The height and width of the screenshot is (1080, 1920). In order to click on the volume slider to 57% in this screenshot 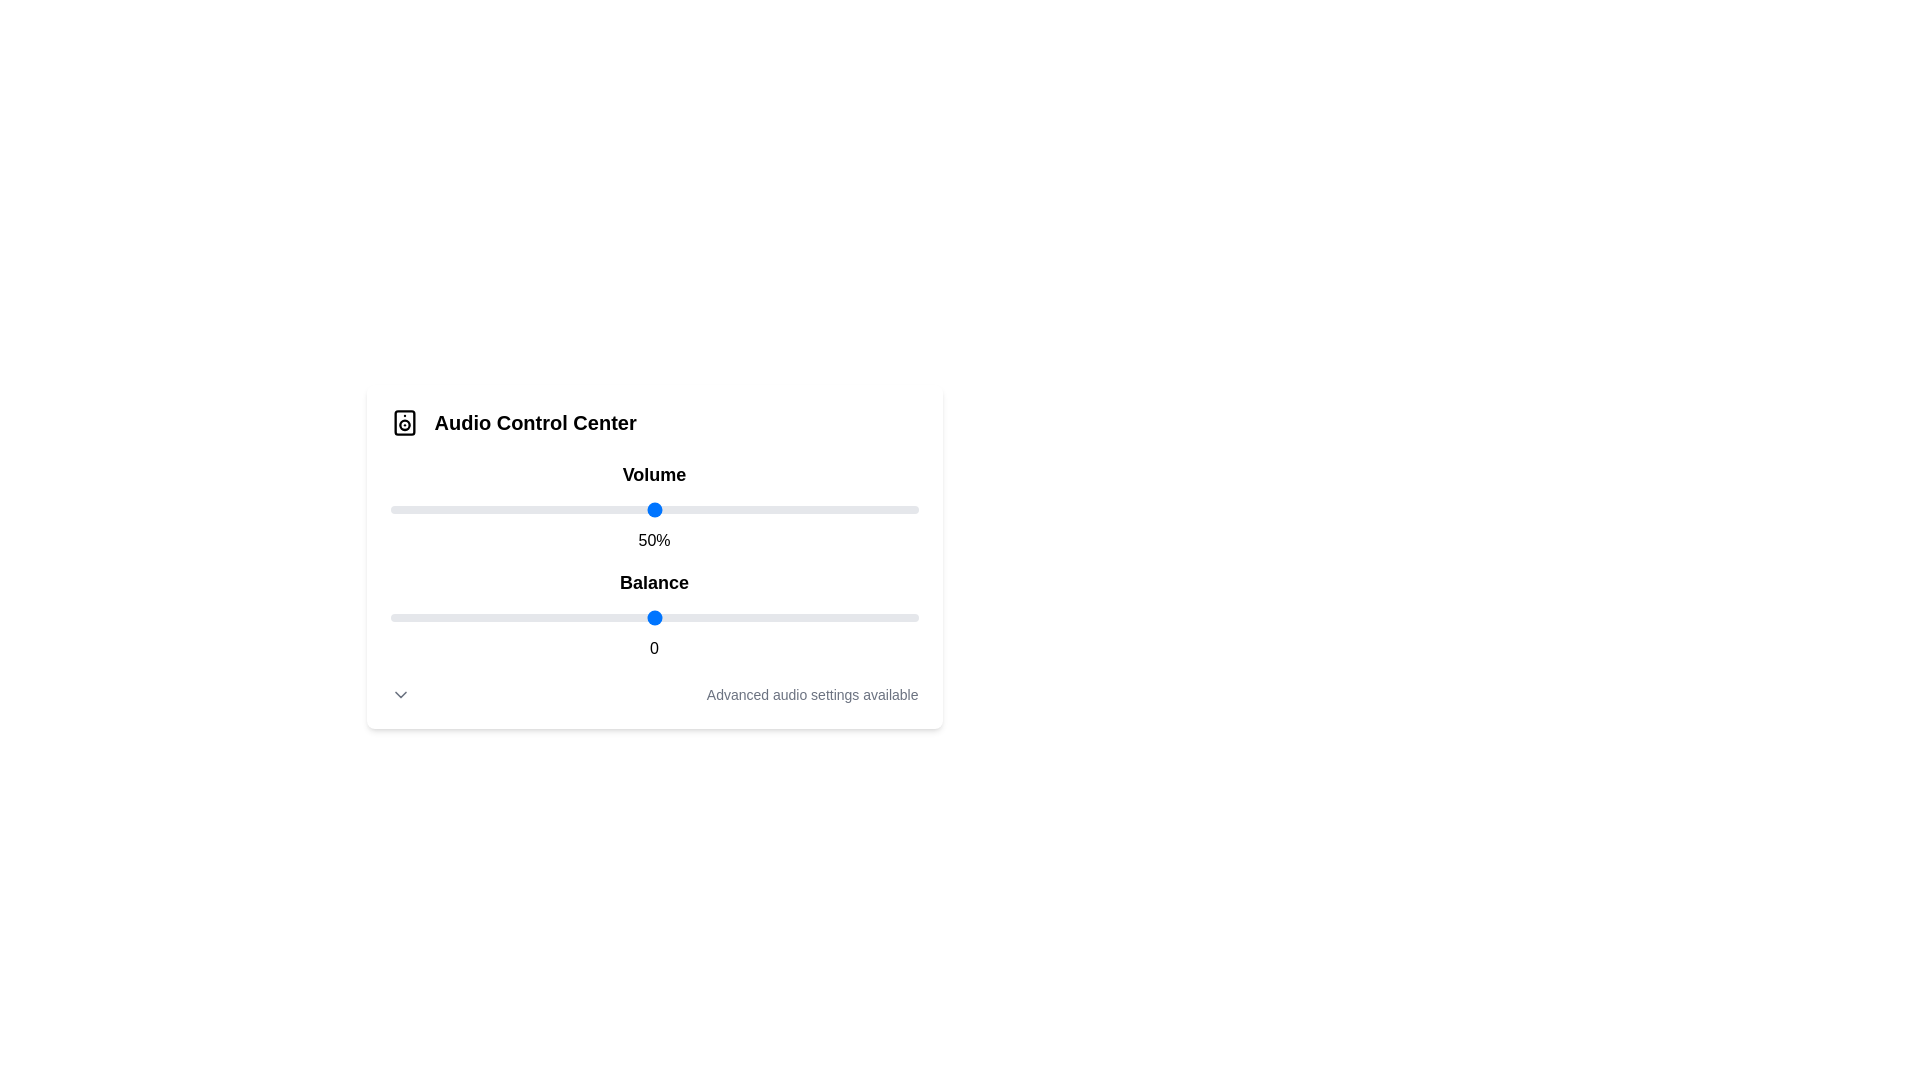, I will do `click(691, 508)`.